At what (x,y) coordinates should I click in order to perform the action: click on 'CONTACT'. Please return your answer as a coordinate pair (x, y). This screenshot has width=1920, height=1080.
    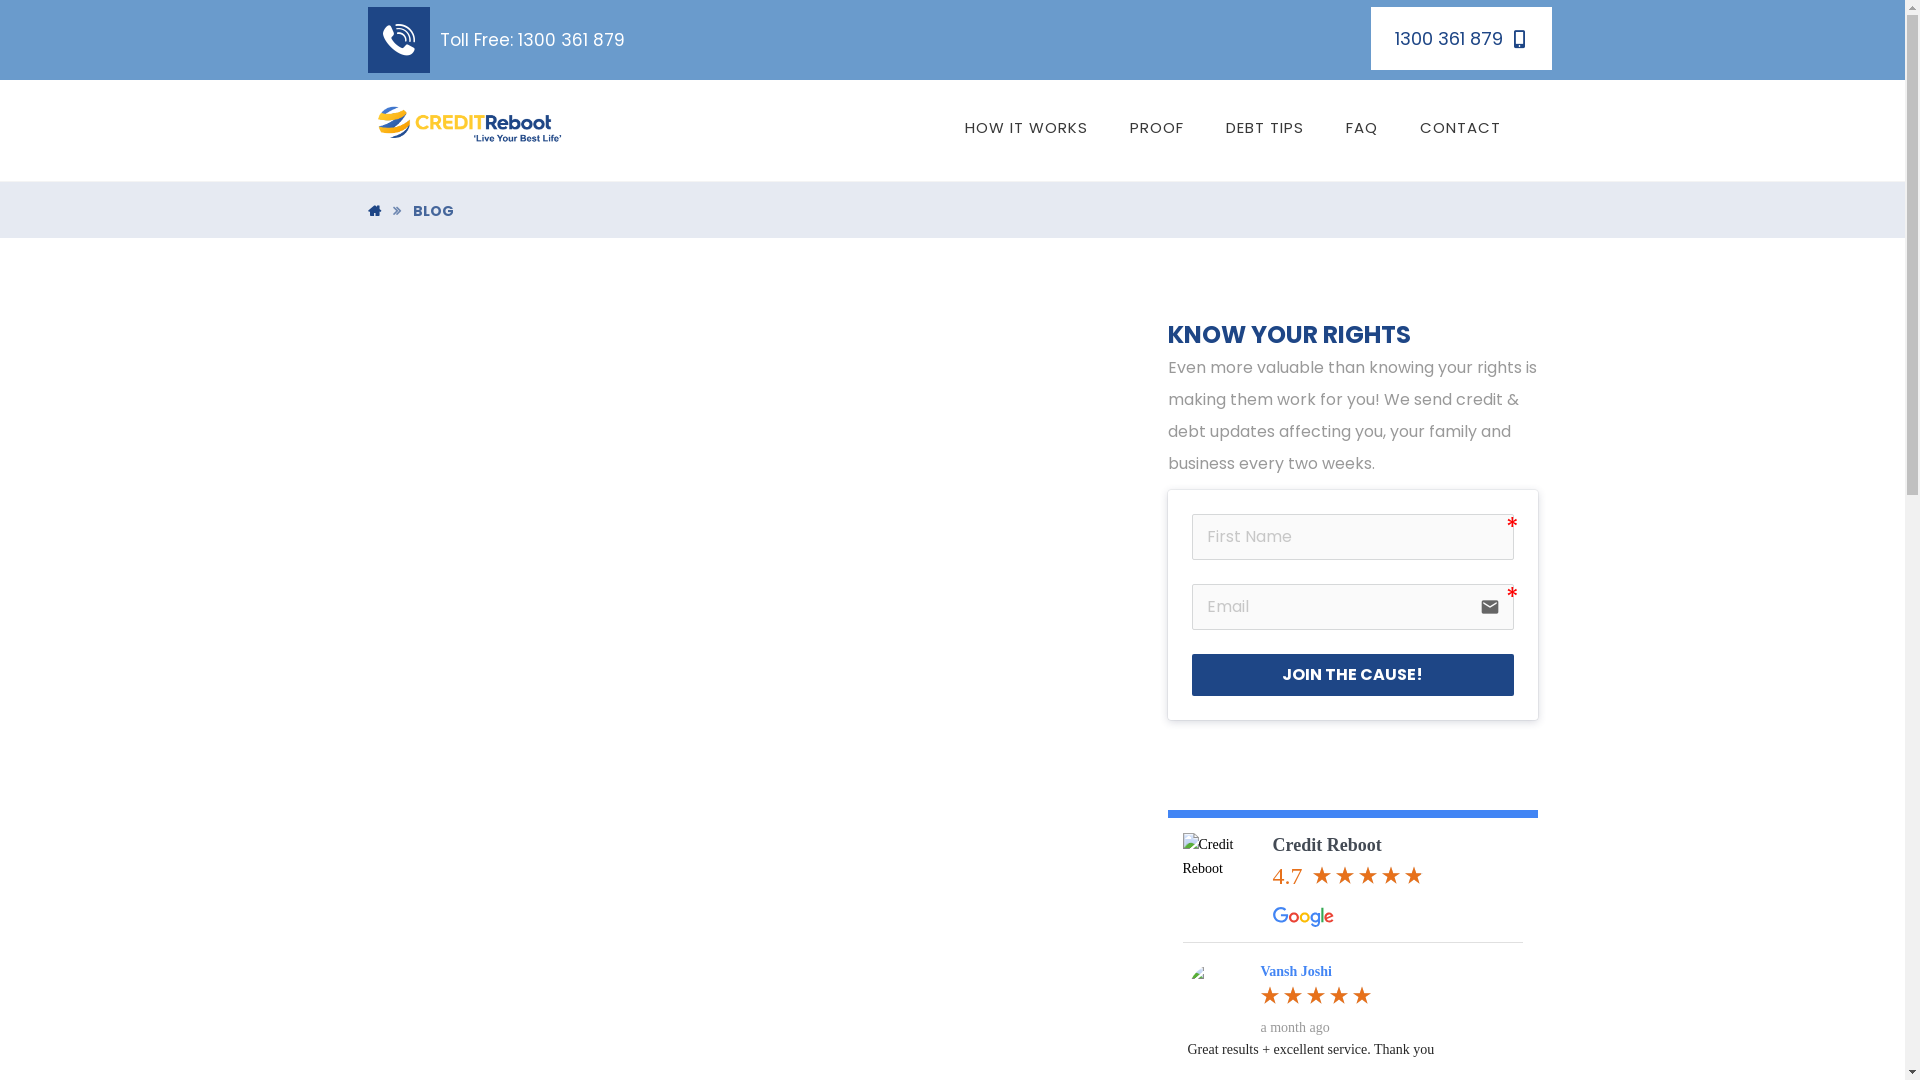
    Looking at the image, I should click on (1460, 127).